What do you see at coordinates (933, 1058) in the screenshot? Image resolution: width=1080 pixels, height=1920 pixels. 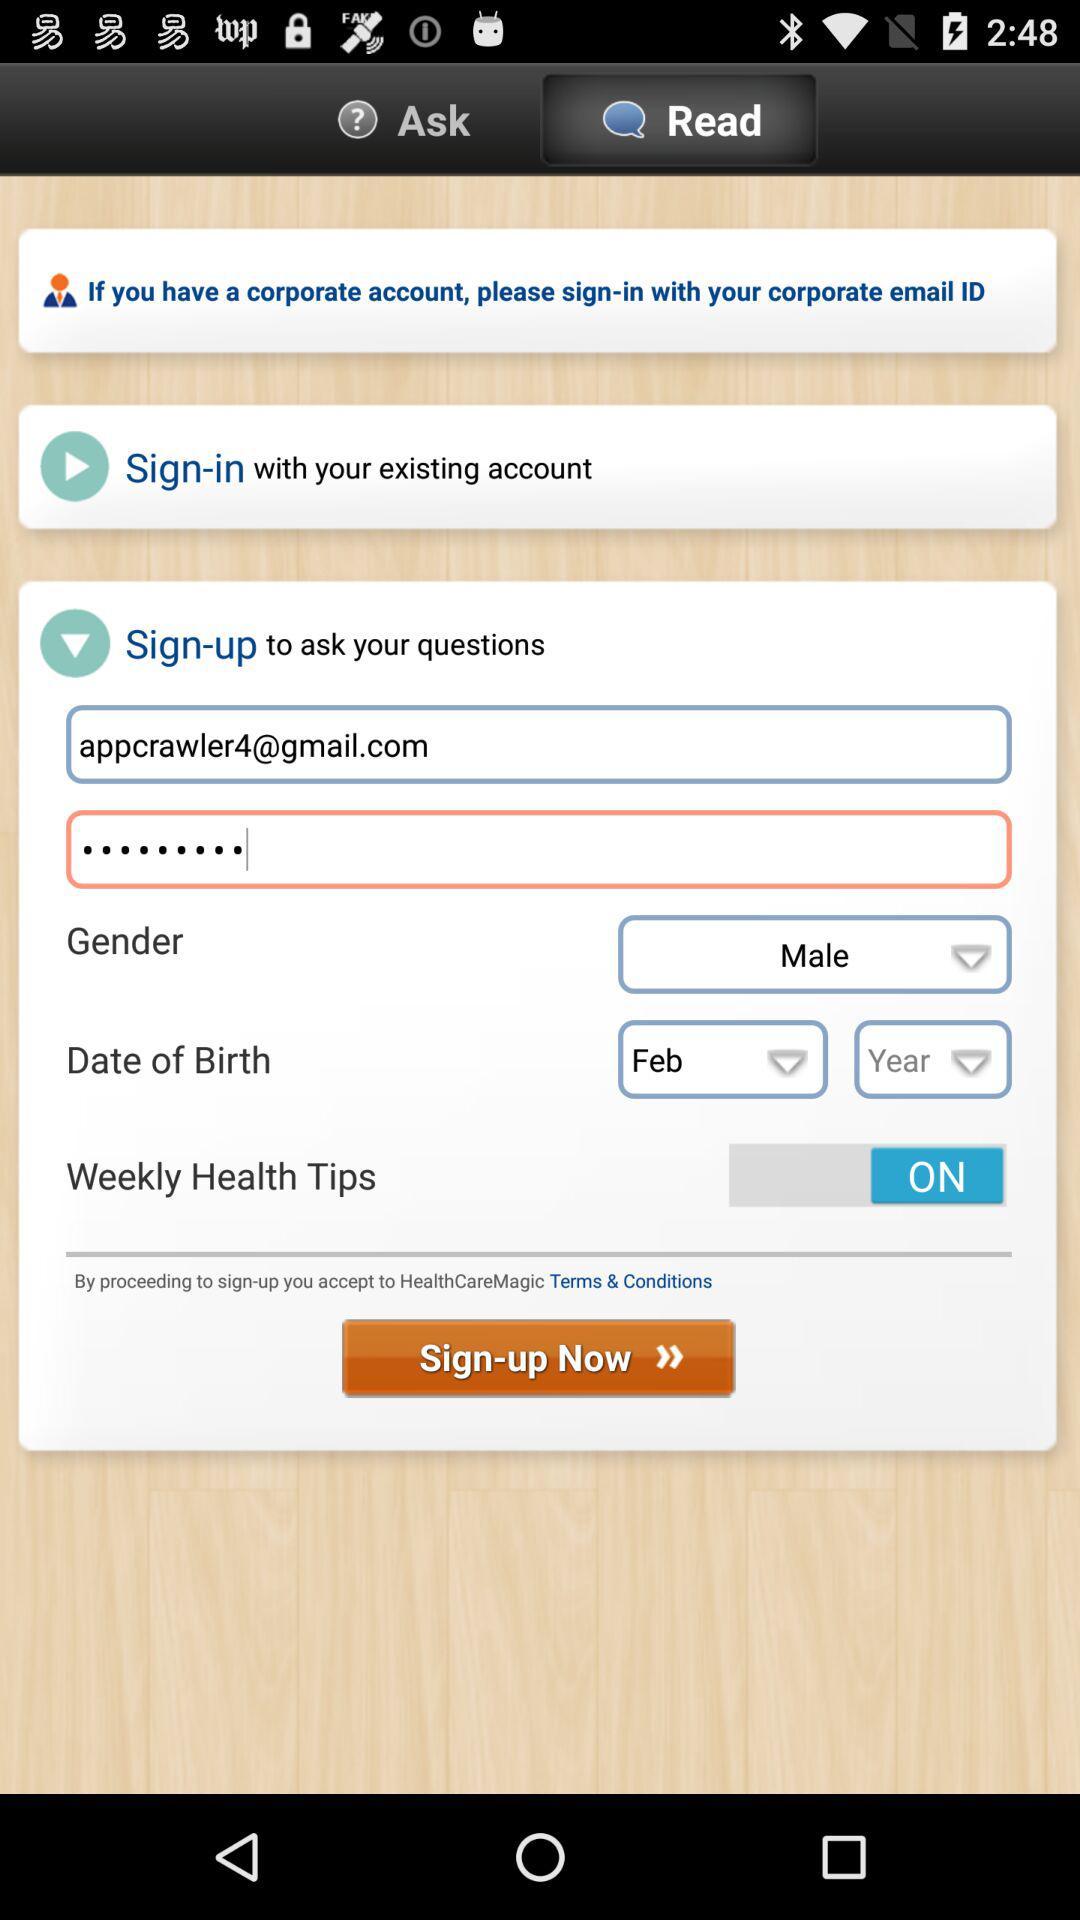 I see `write the date` at bounding box center [933, 1058].